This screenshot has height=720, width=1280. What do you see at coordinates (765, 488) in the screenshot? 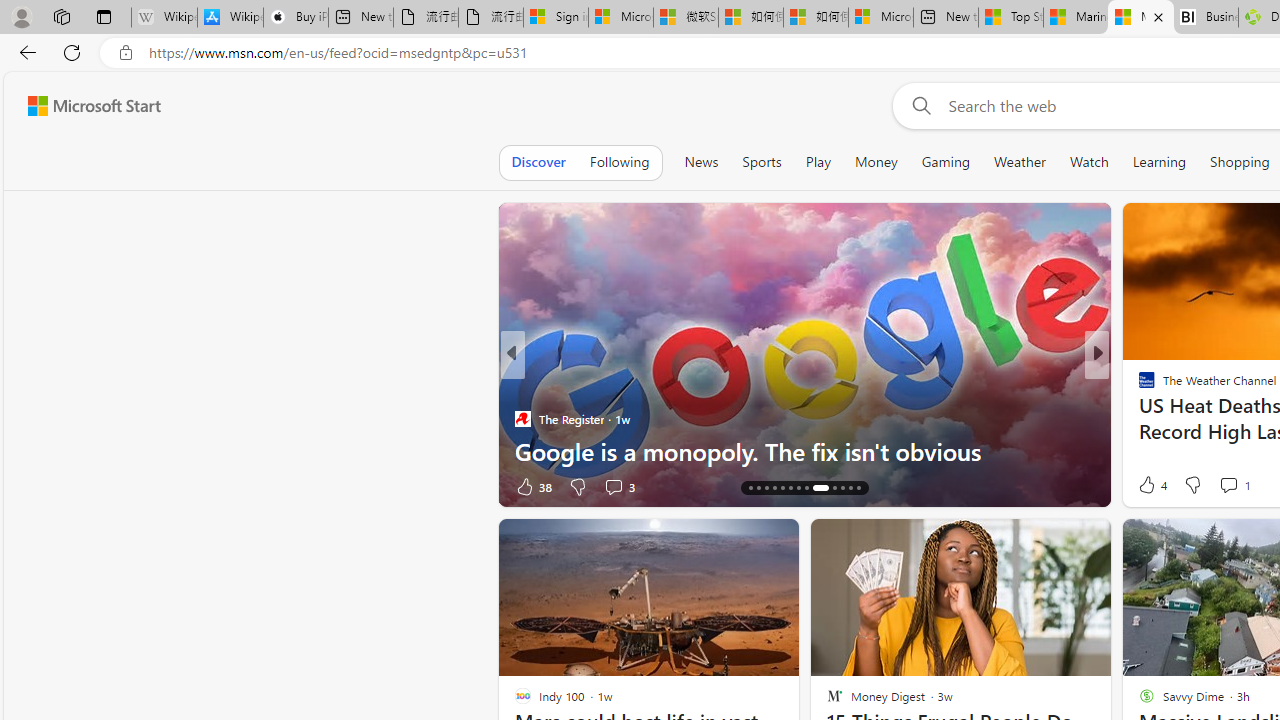
I see `'AutomationID: tab-16'` at bounding box center [765, 488].